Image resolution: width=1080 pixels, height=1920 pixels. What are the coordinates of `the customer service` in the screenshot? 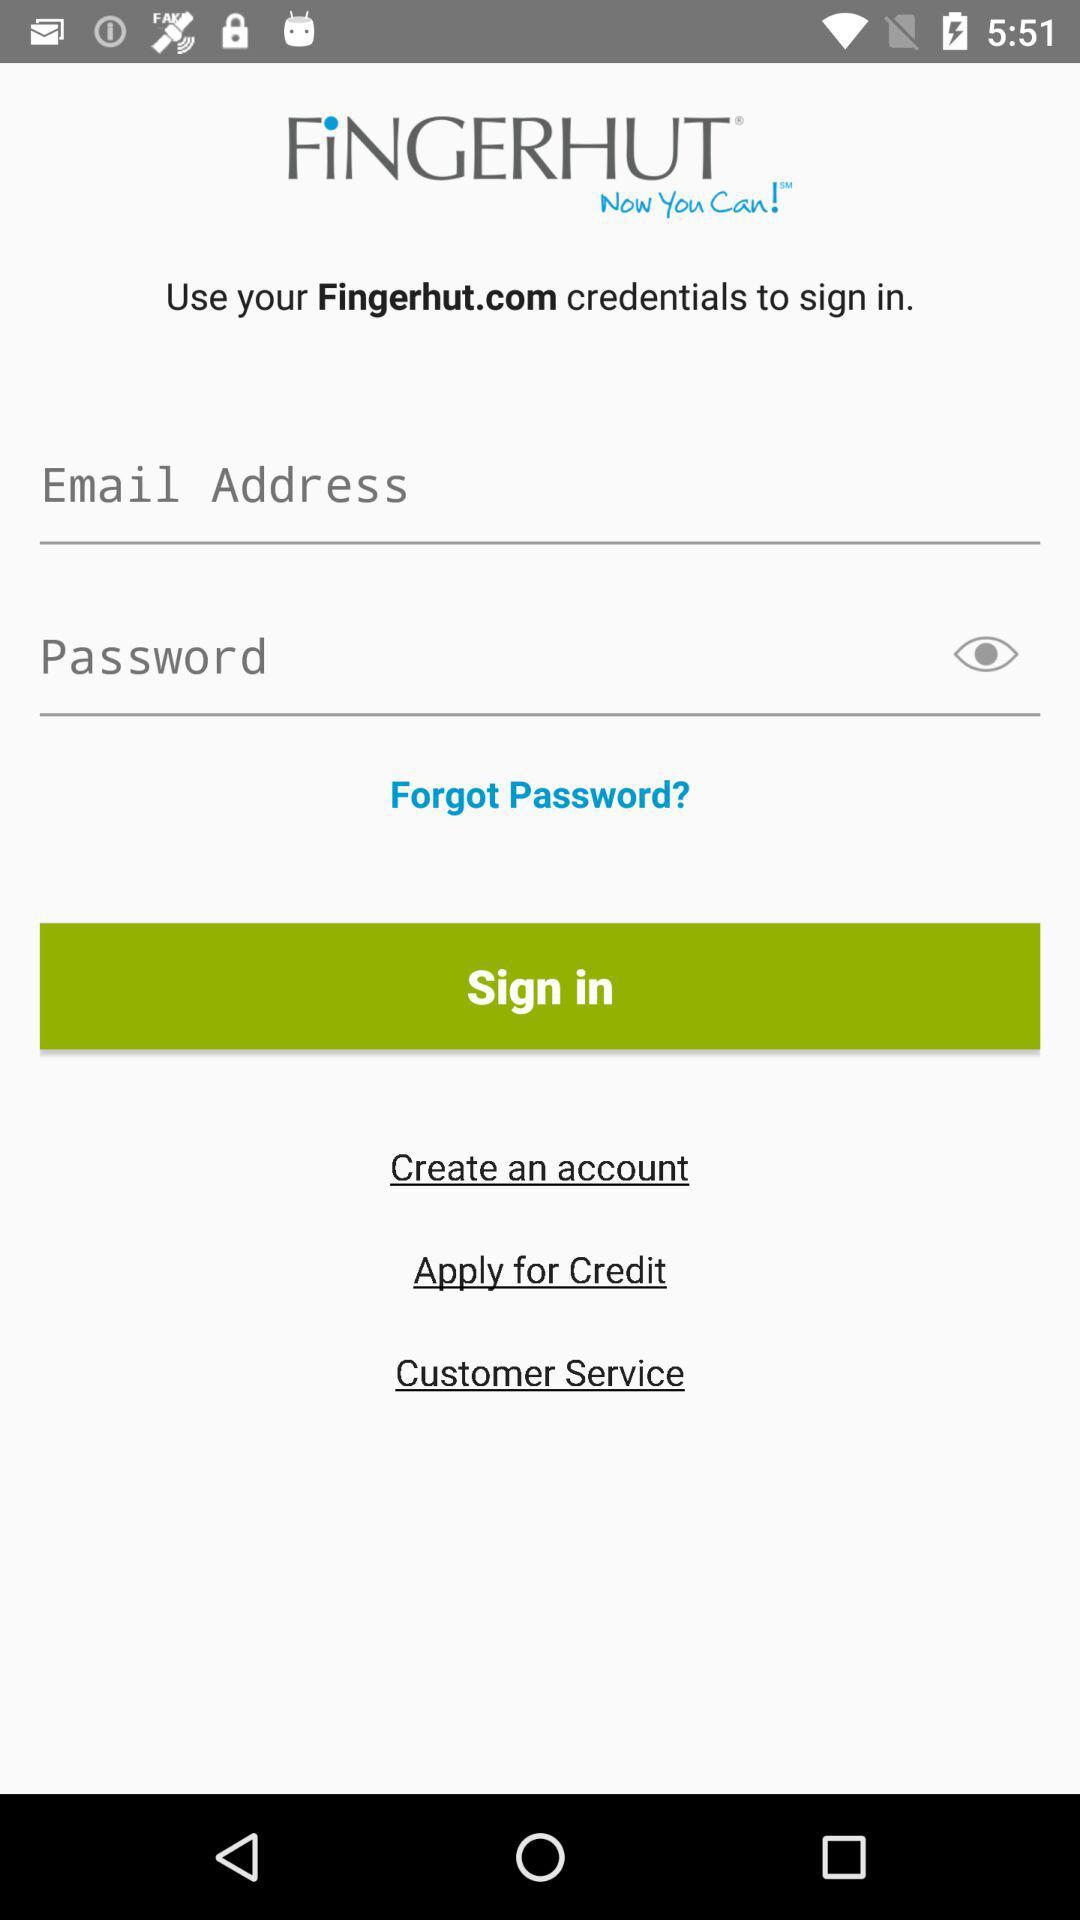 It's located at (540, 1370).